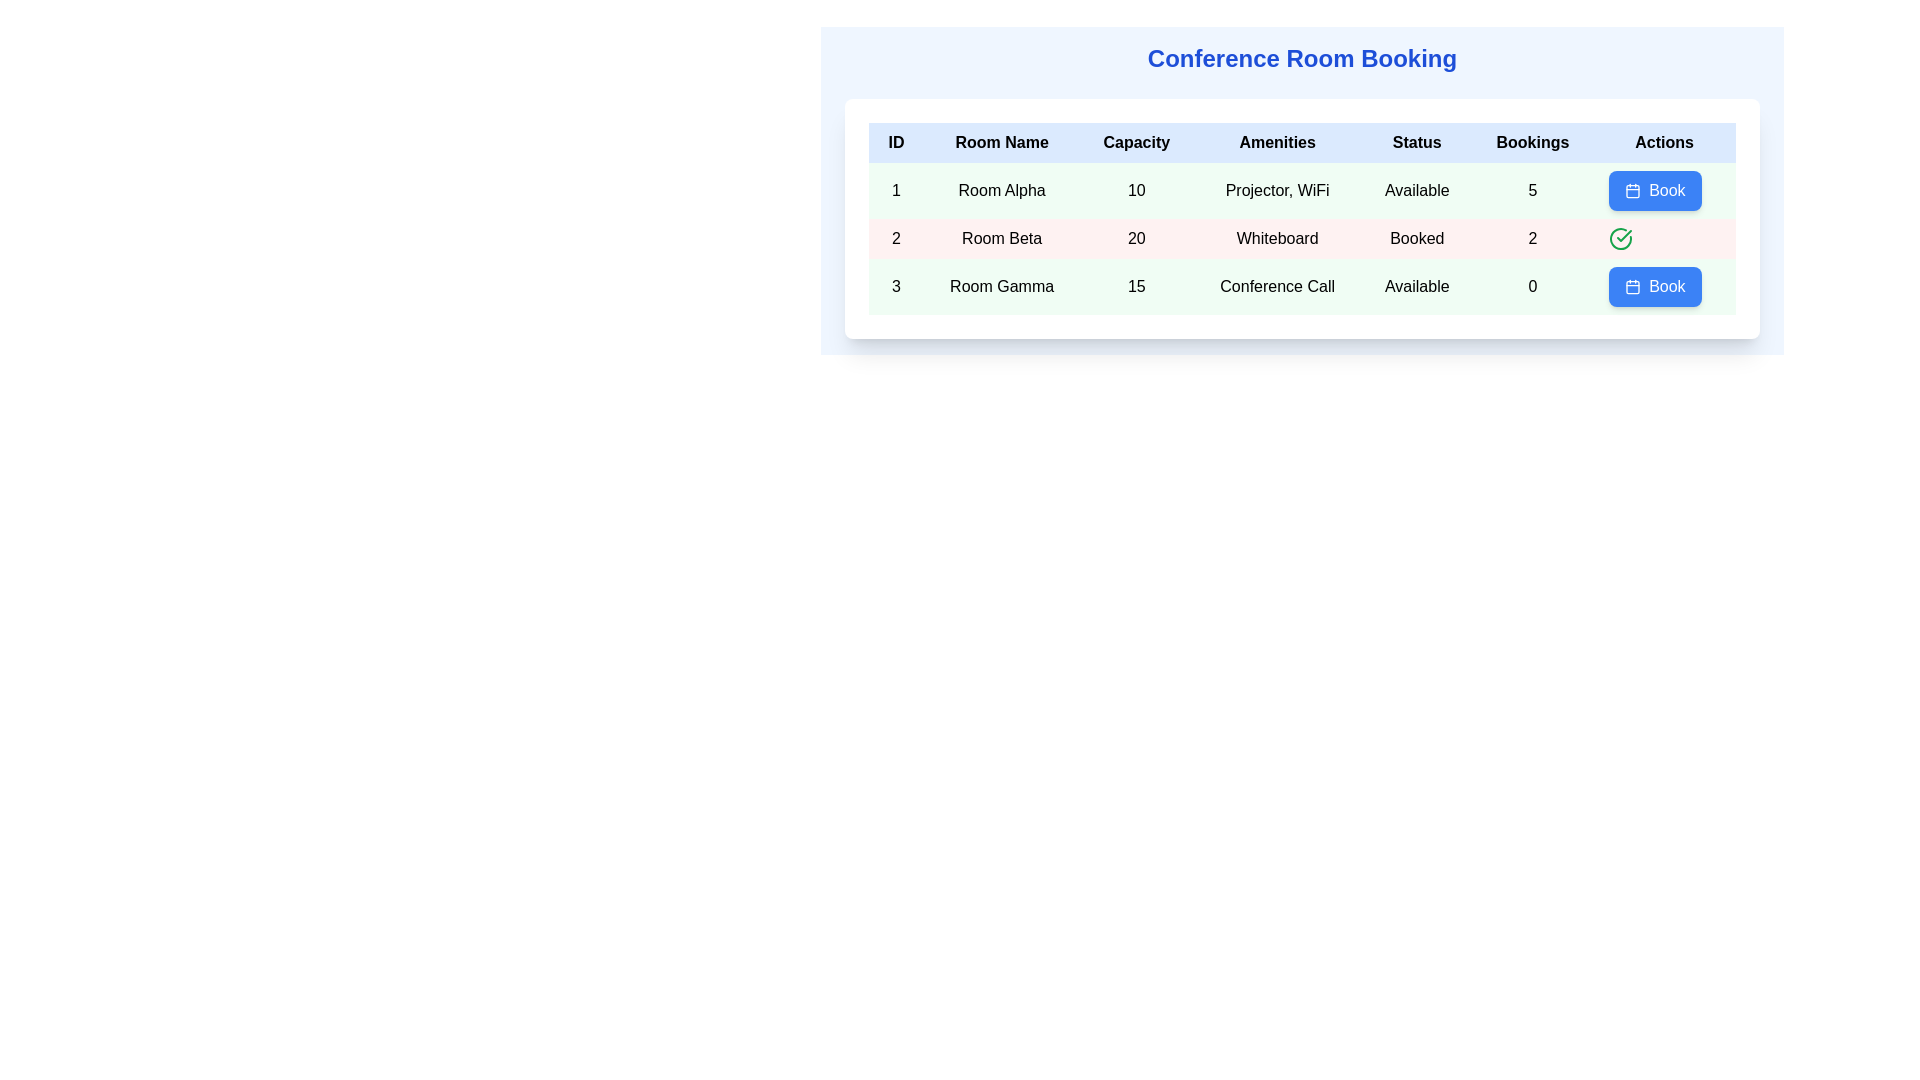 The image size is (1920, 1080). Describe the element at coordinates (895, 286) in the screenshot. I see `the numeral '3' displayed in the leftmost column of the row under the 'ID' column in the table for 'Room Gamma'` at that location.